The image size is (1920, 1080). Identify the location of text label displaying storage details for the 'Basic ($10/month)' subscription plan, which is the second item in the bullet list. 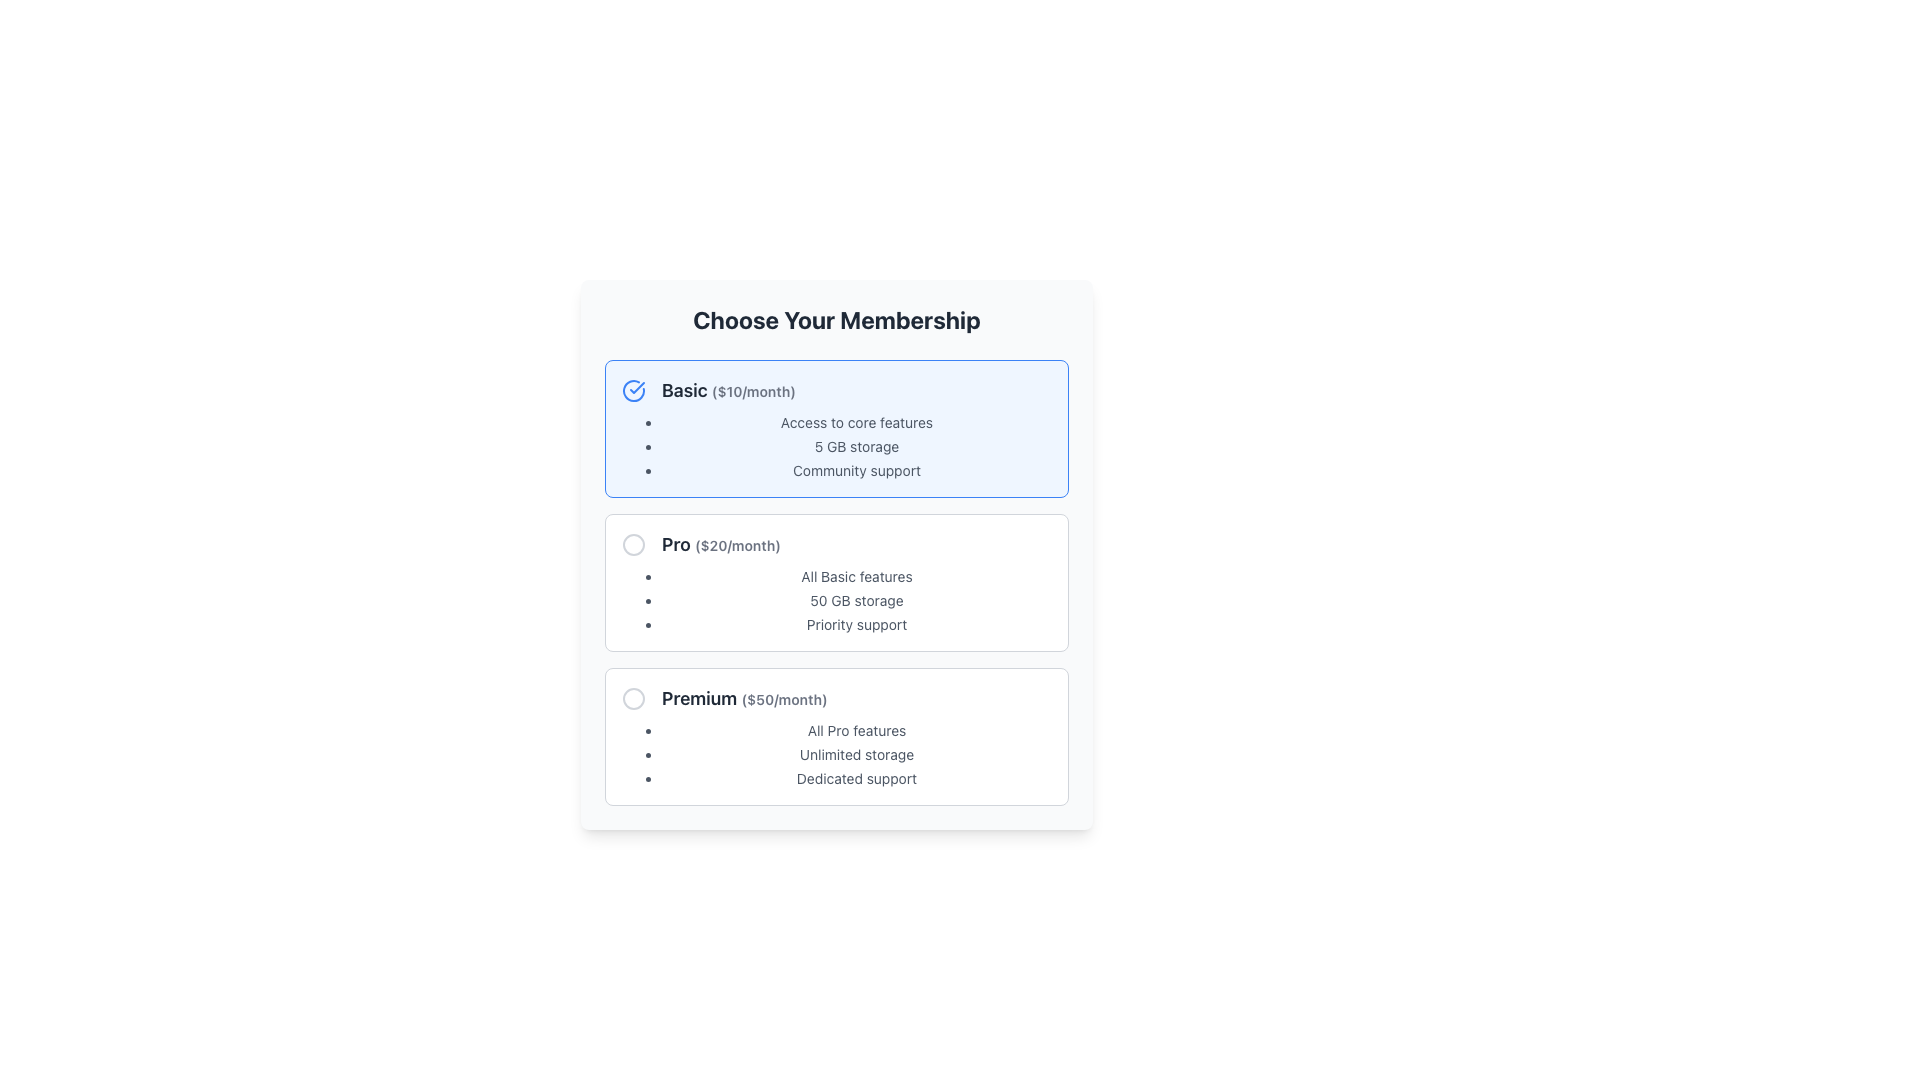
(857, 446).